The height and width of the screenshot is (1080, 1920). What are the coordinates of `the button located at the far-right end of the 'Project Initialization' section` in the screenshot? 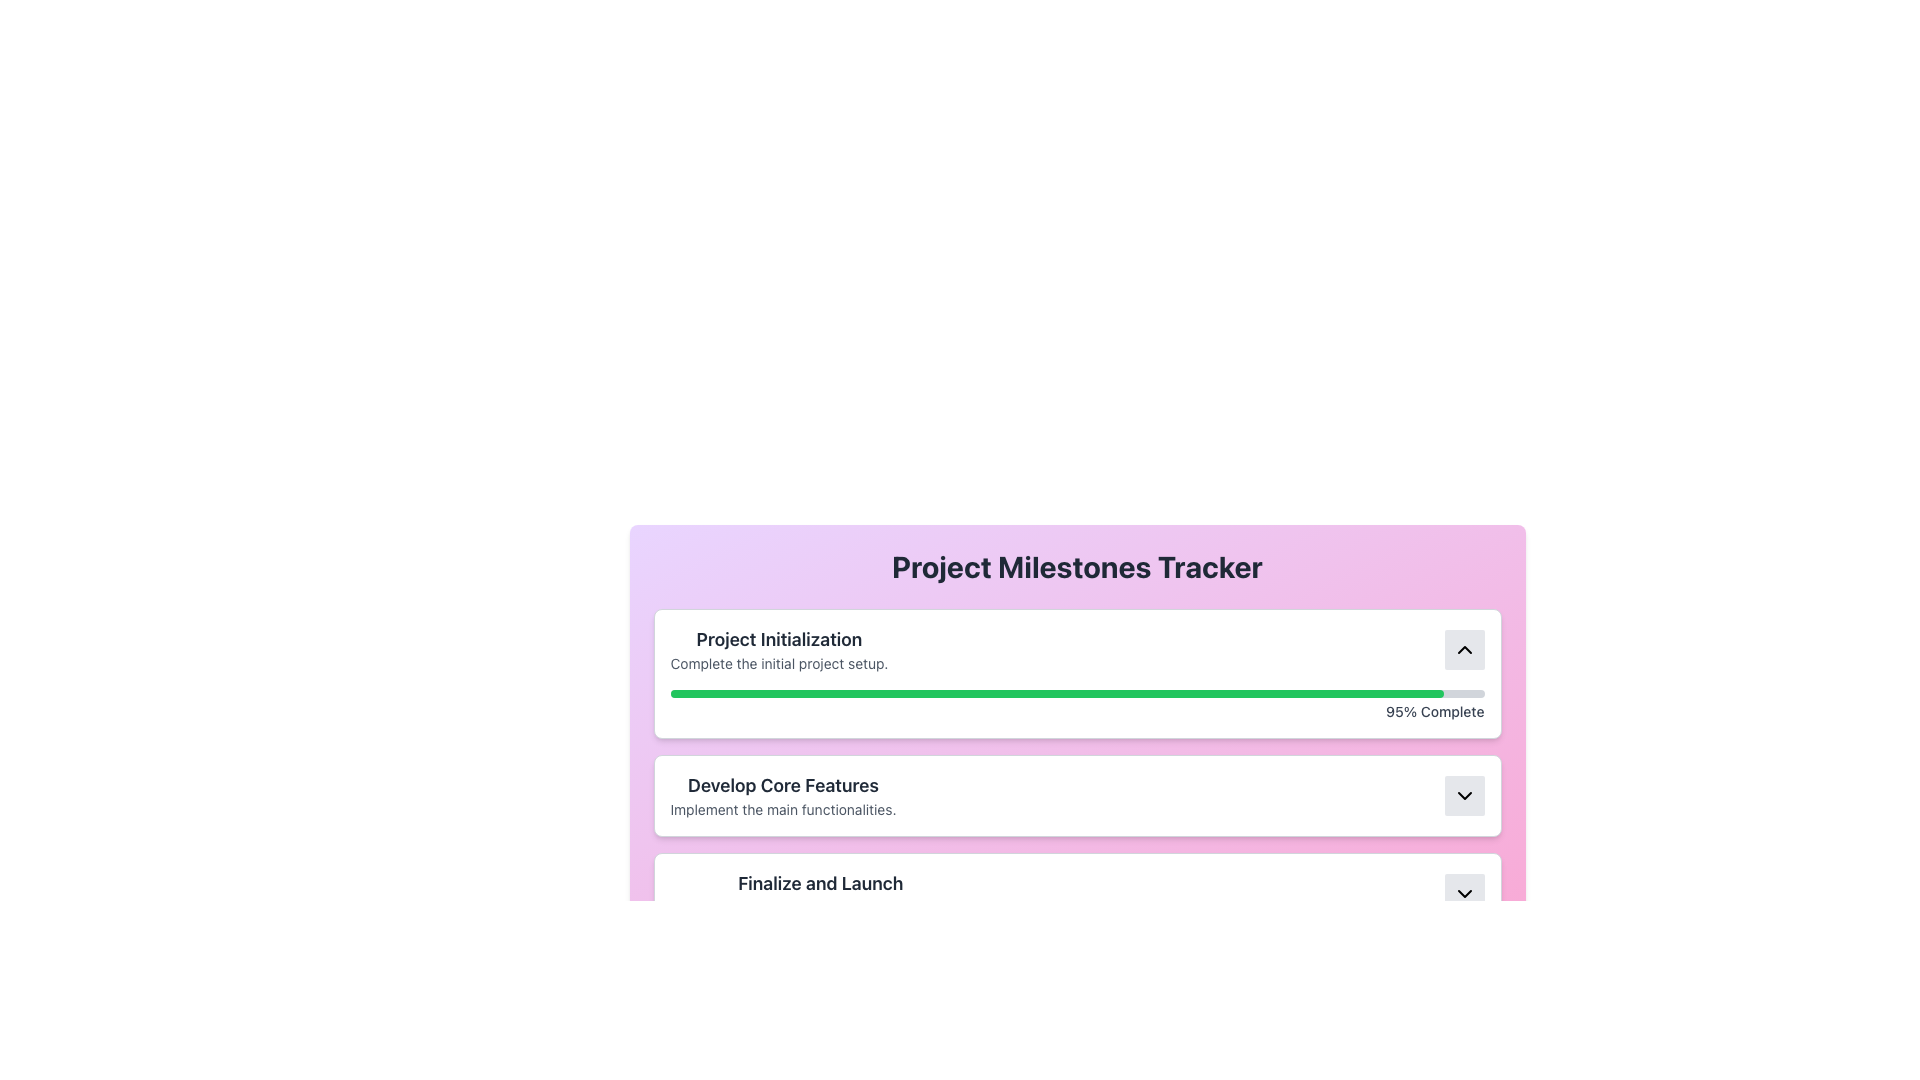 It's located at (1464, 650).